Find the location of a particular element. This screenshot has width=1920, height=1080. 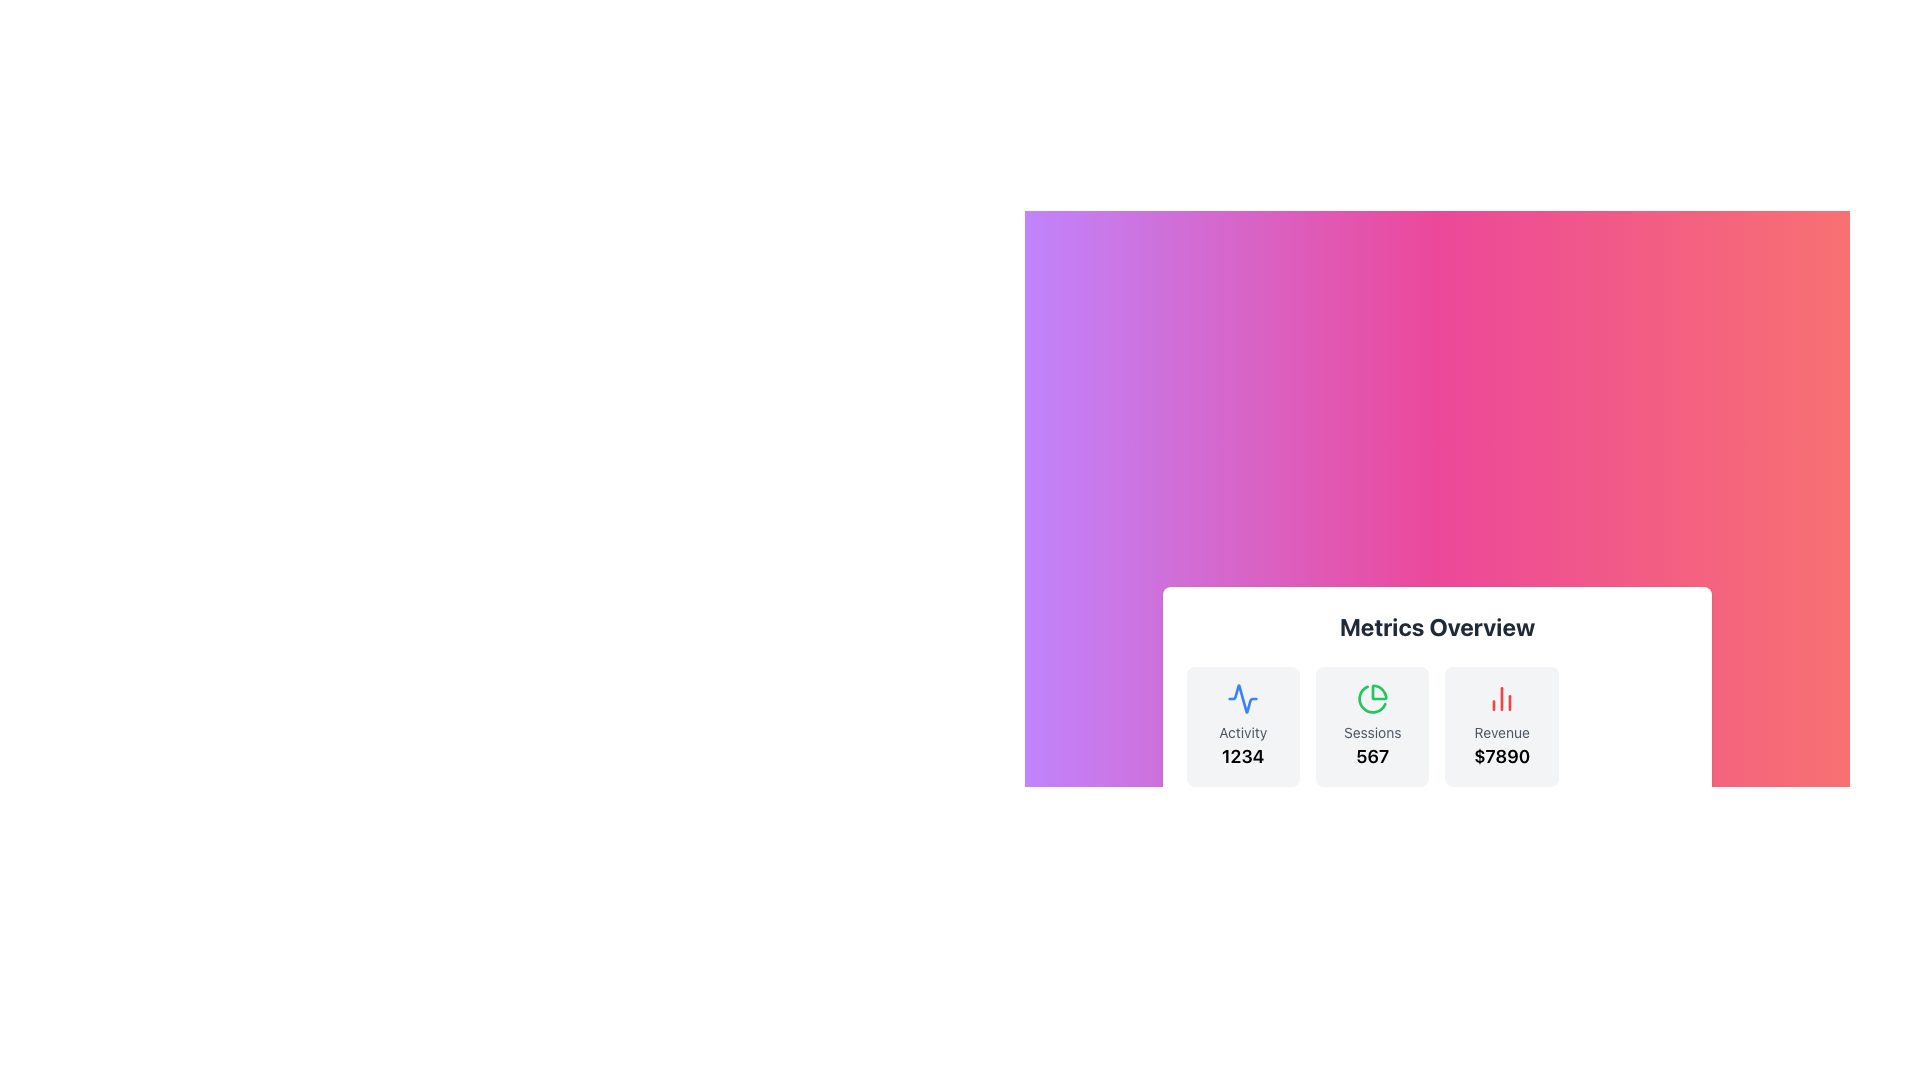

the 'Sessions' icon located at the top of the card labeled 'Sessions' within the 'Metrics Overview' section is located at coordinates (1371, 697).